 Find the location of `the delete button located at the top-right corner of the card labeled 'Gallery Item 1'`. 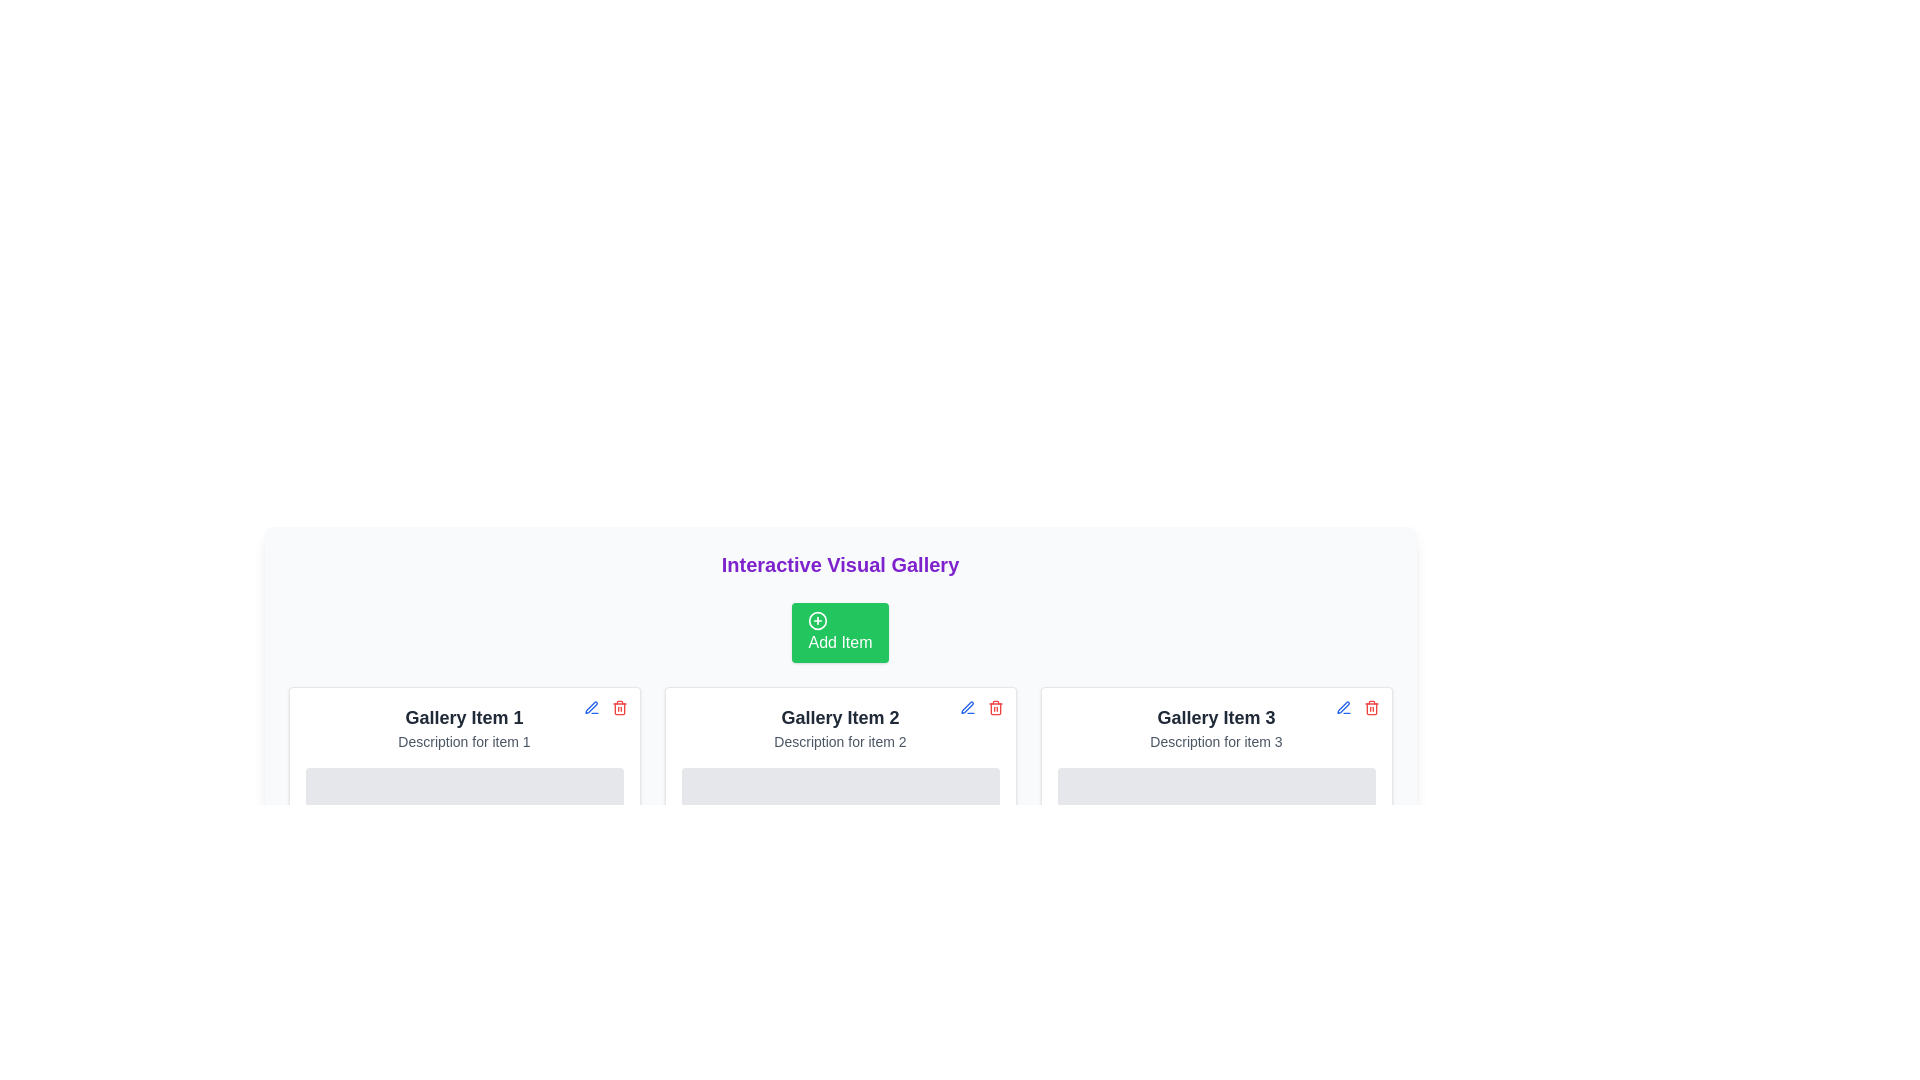

the delete button located at the top-right corner of the card labeled 'Gallery Item 1' is located at coordinates (618, 707).